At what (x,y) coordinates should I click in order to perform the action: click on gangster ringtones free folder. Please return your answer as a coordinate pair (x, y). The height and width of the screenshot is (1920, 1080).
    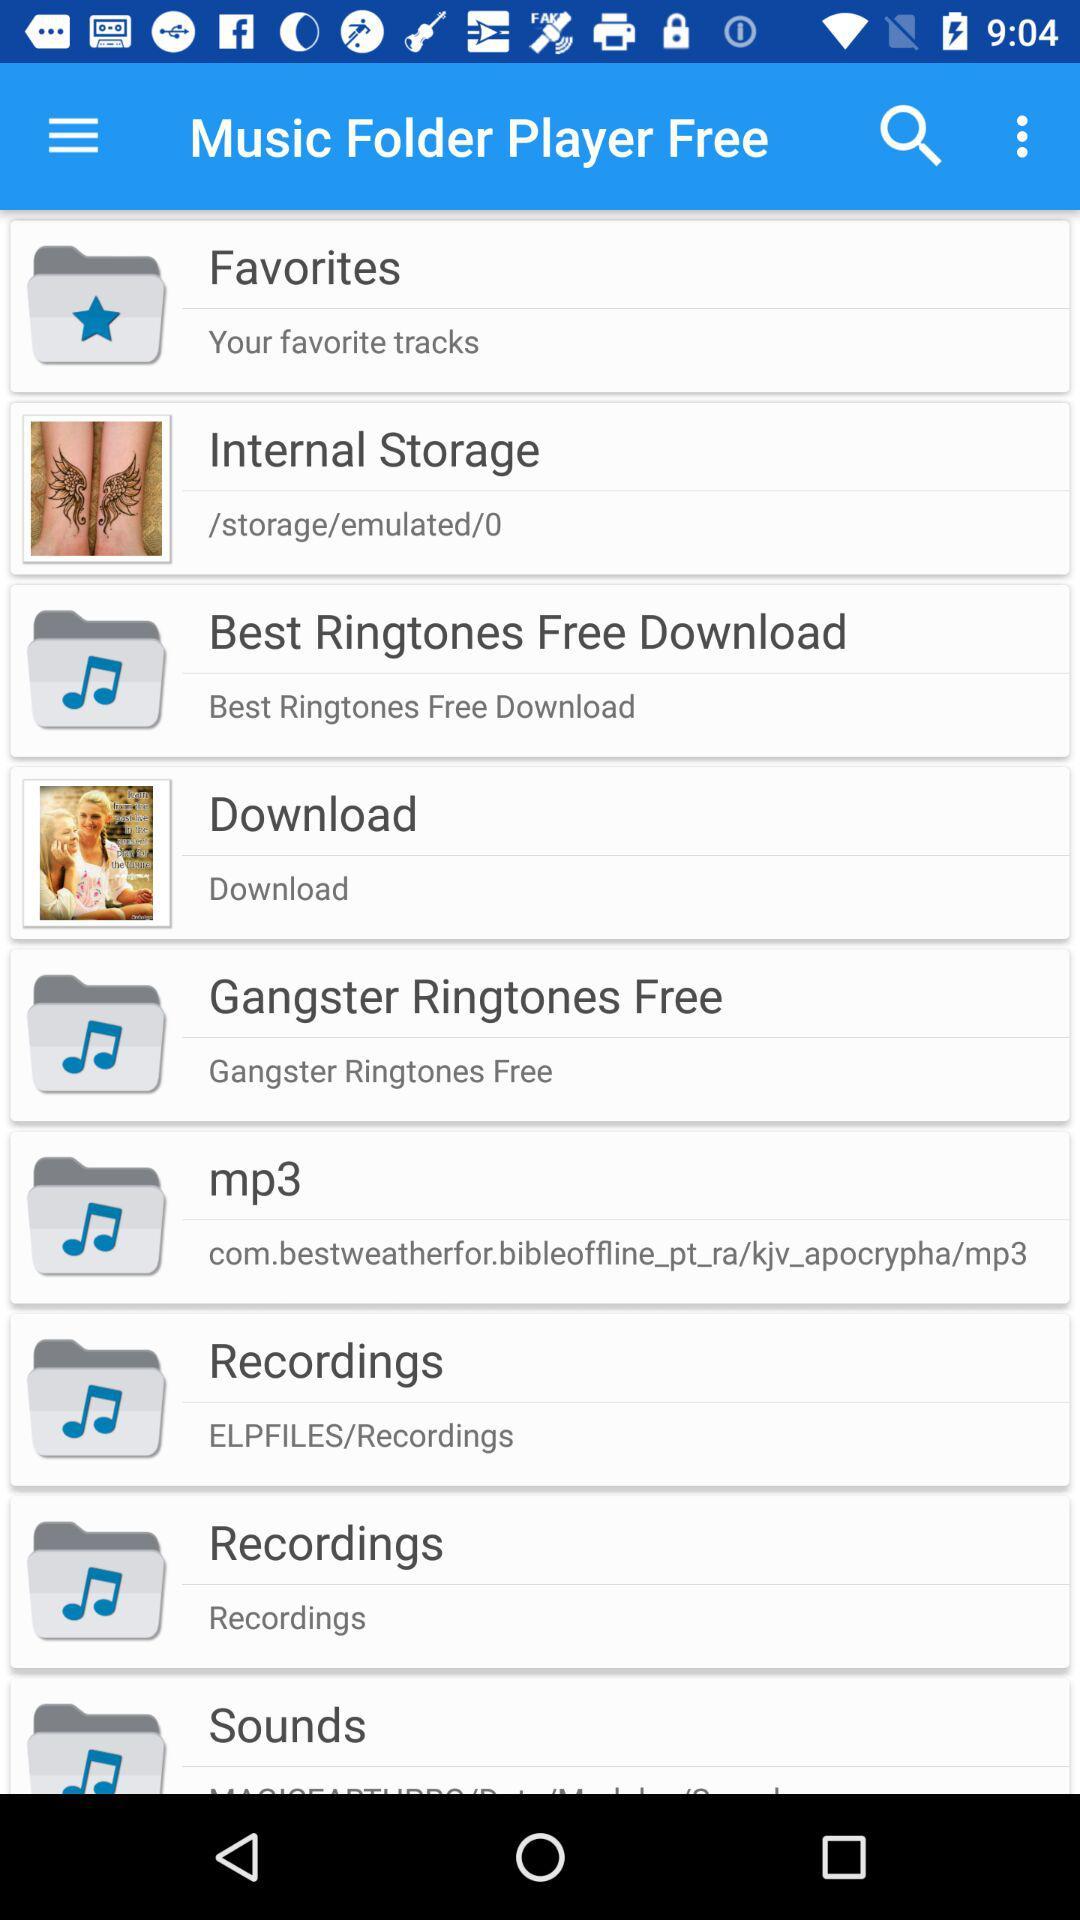
    Looking at the image, I should click on (540, 1035).